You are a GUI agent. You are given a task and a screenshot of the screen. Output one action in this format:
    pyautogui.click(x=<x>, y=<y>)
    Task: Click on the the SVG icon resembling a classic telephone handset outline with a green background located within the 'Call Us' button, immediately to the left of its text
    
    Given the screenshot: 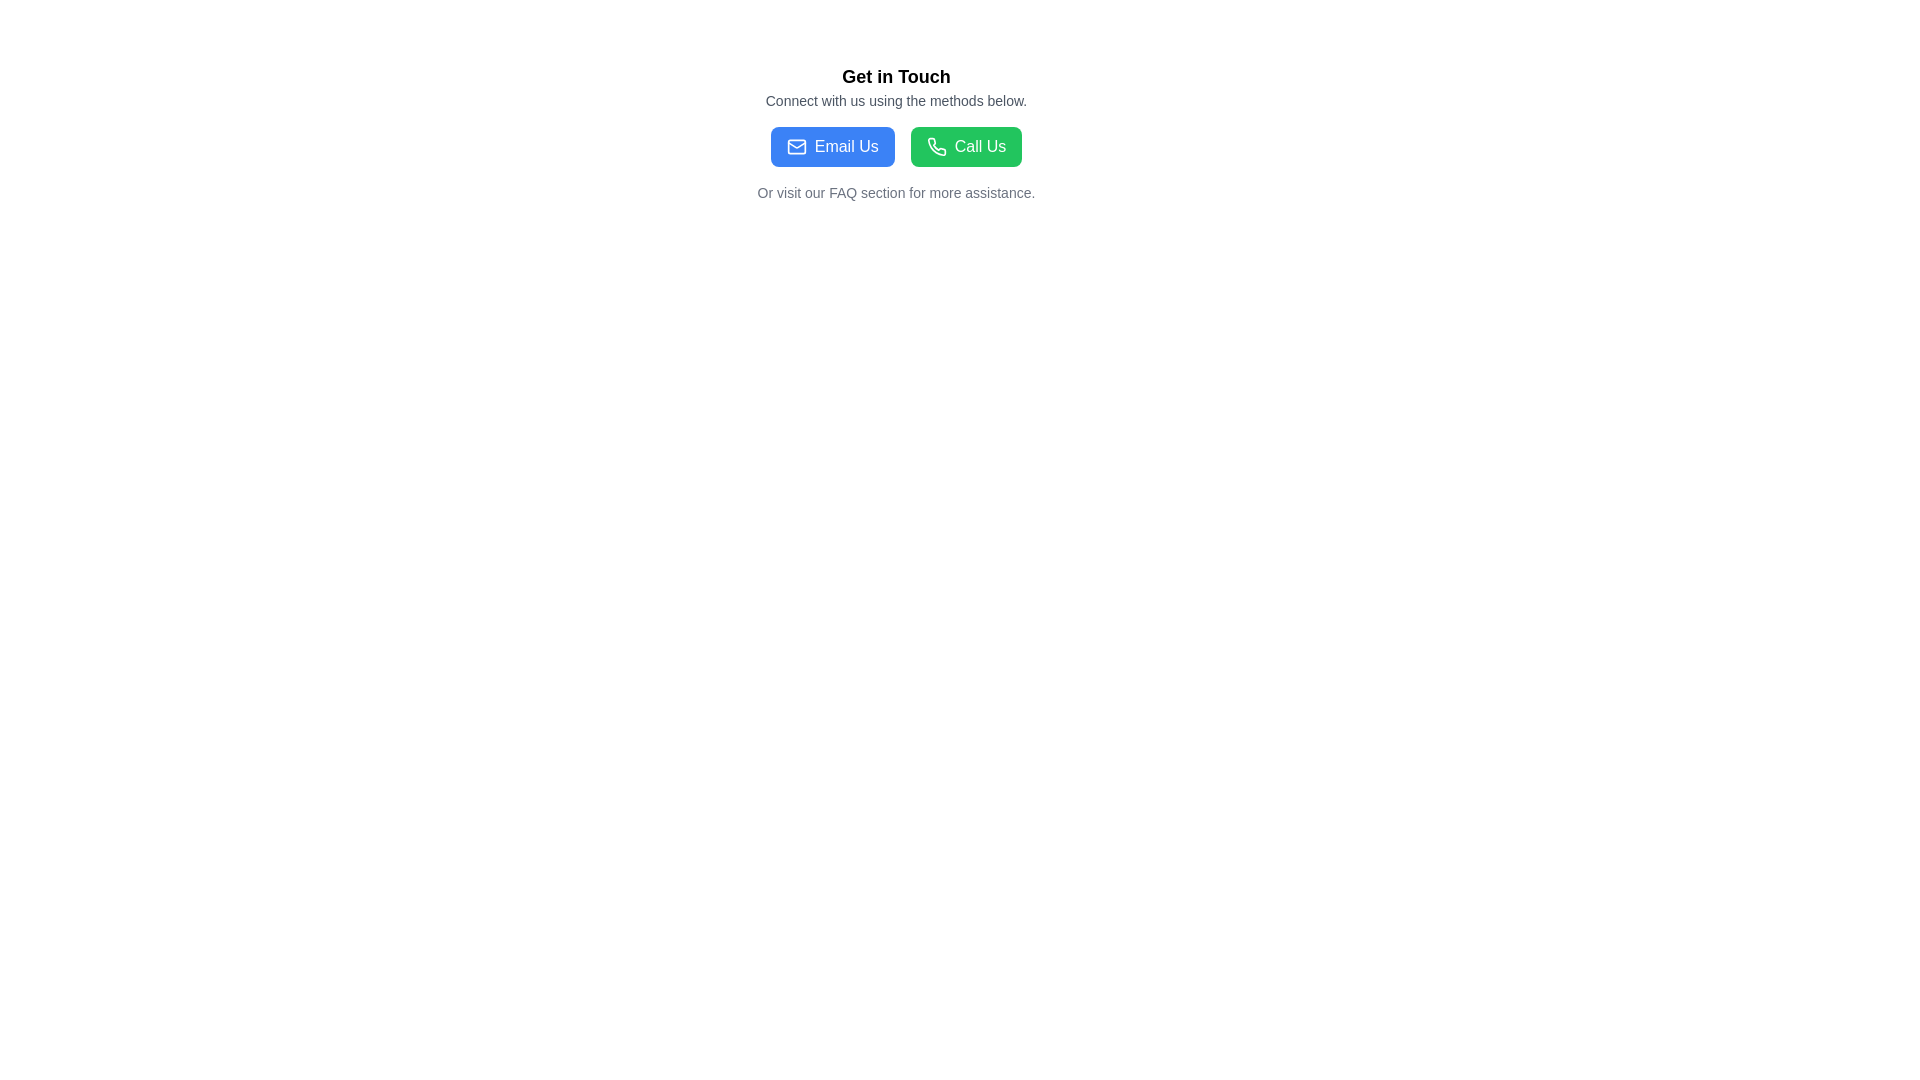 What is the action you would take?
    pyautogui.click(x=935, y=145)
    